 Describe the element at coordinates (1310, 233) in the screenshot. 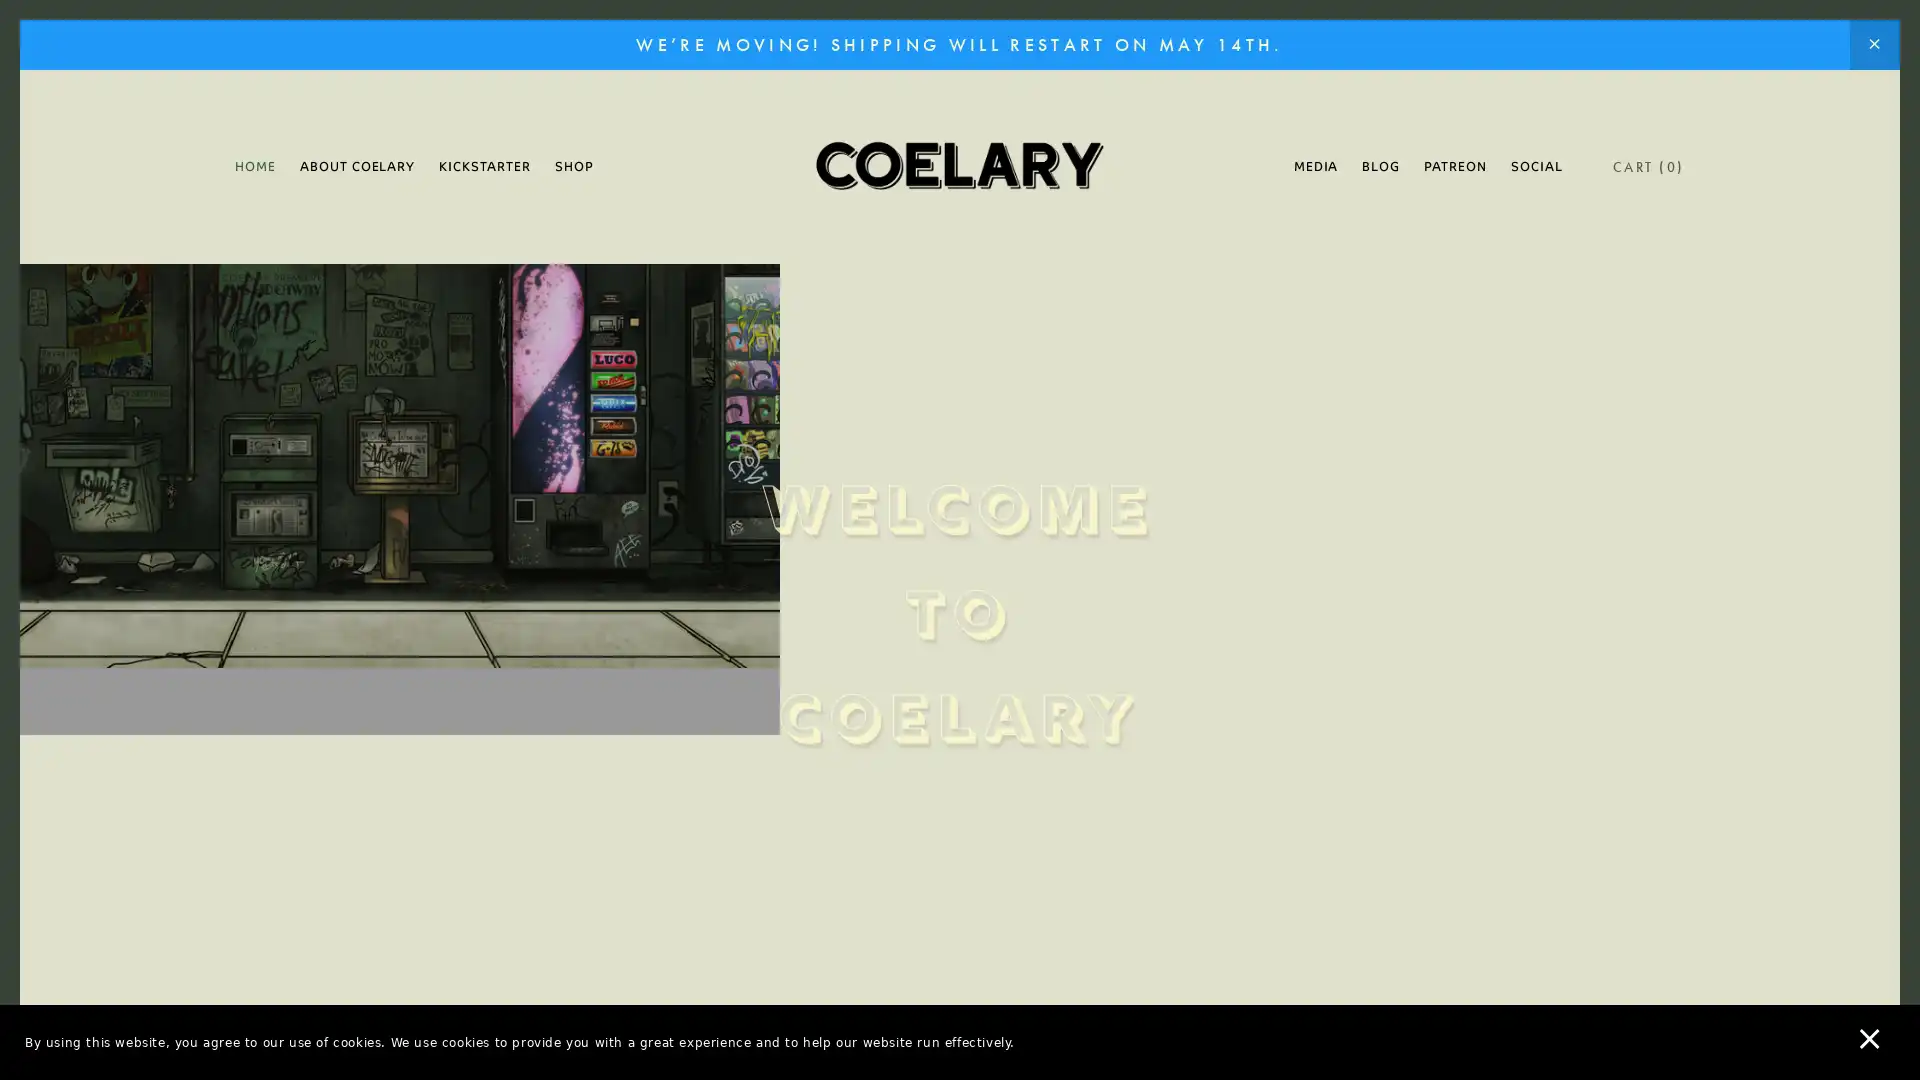

I see `Close` at that location.